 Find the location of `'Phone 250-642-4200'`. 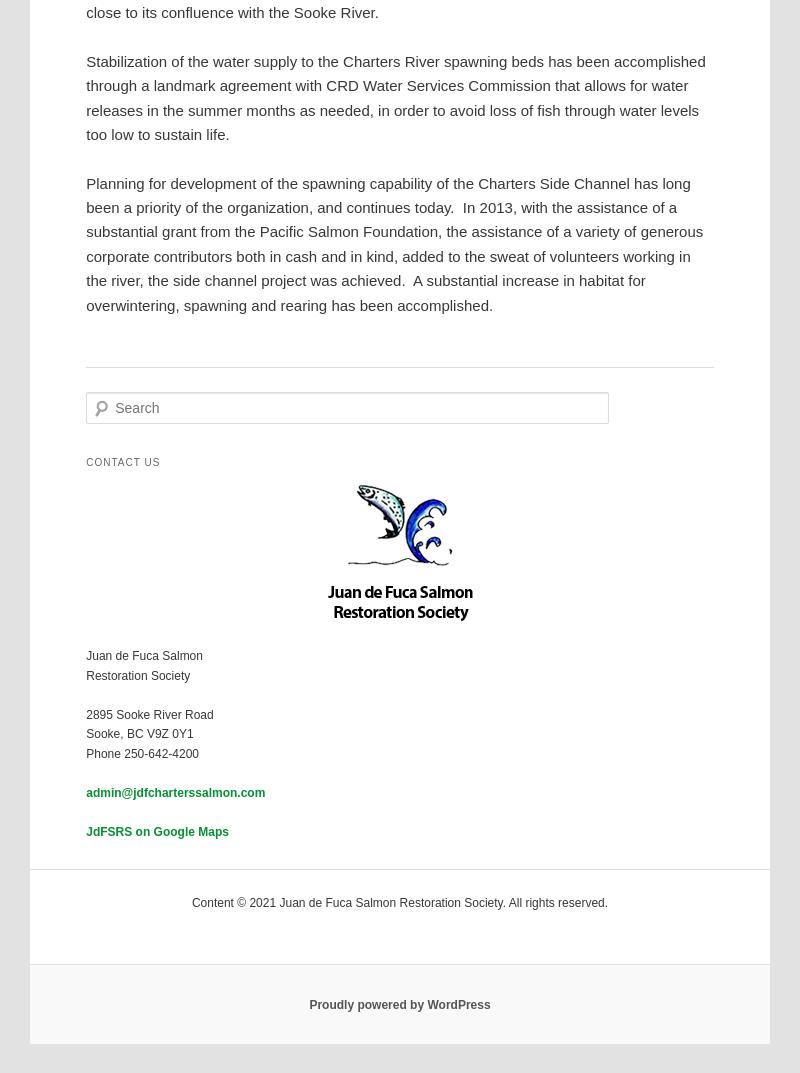

'Phone 250-642-4200' is located at coordinates (142, 752).